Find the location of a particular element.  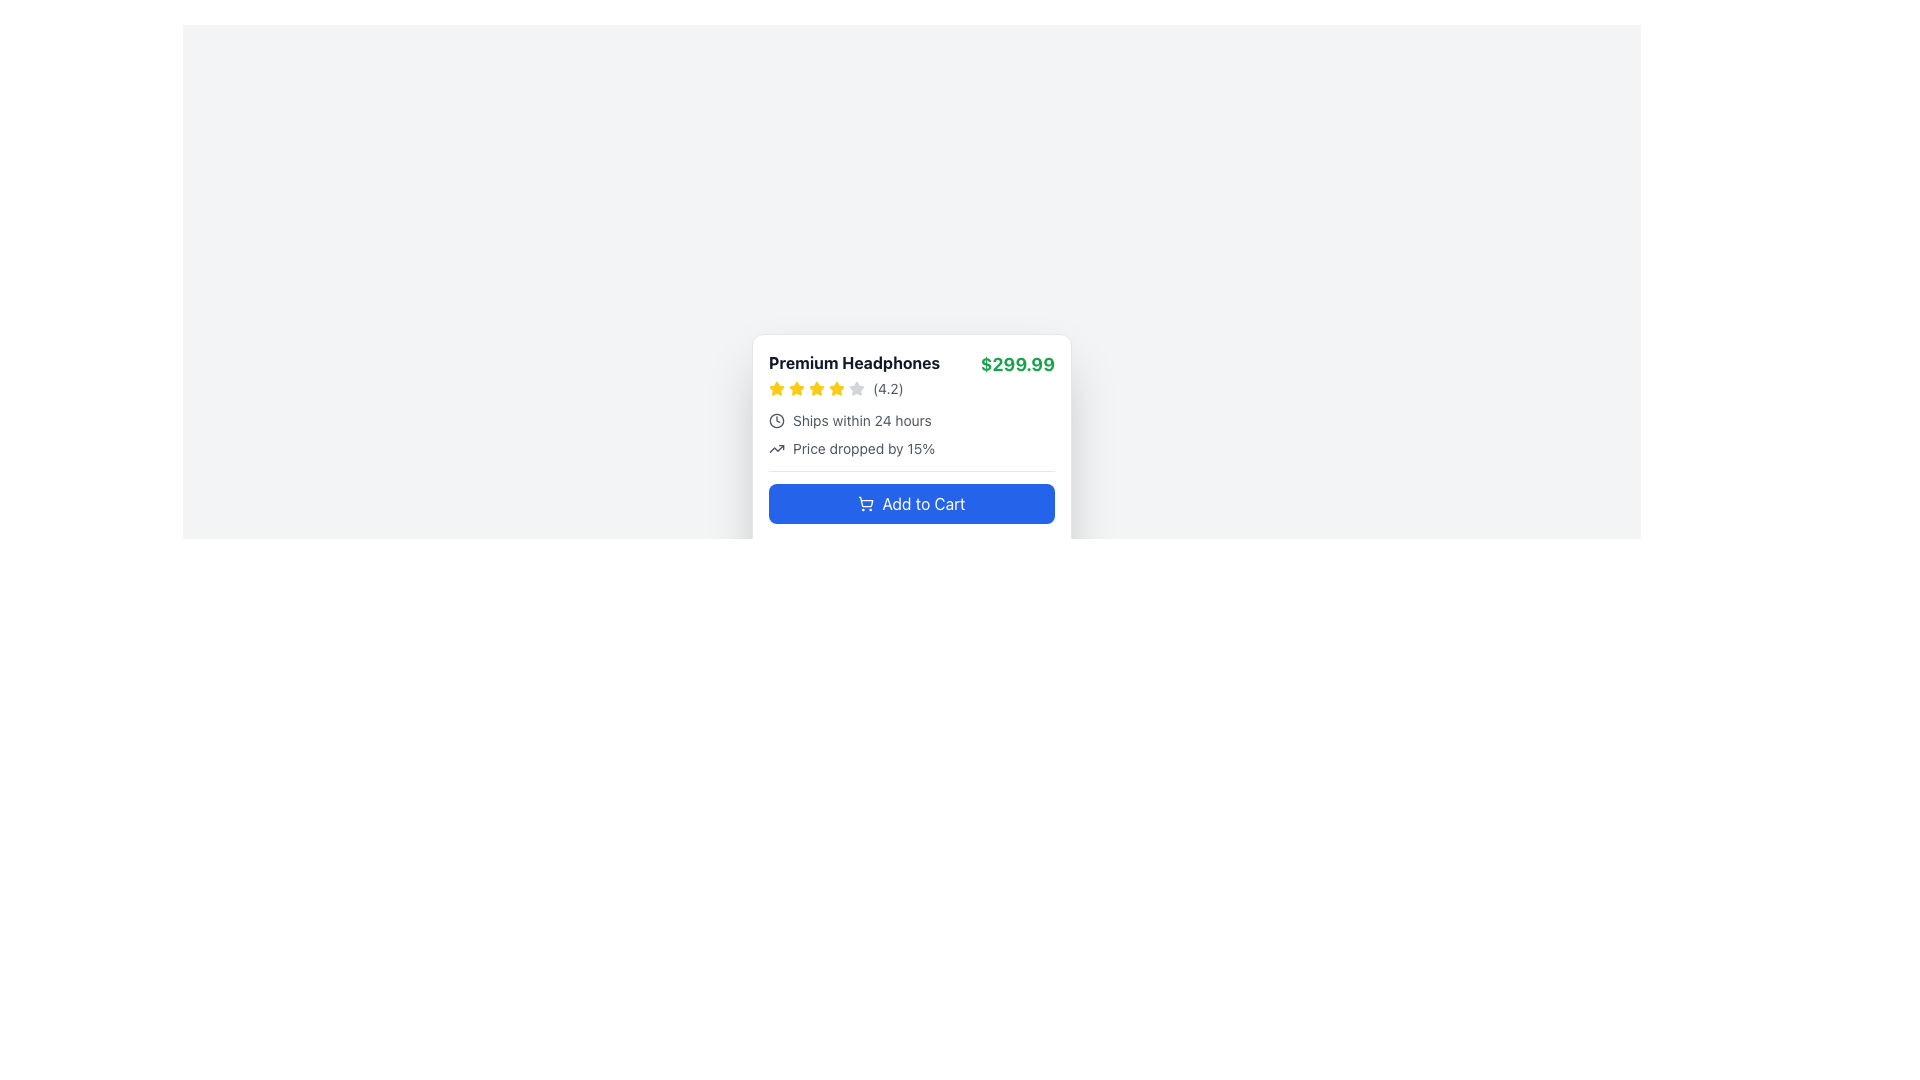

textual label displaying the product name and rating visualization, which is located in the upper-left section above the price of $299.99 is located at coordinates (854, 374).